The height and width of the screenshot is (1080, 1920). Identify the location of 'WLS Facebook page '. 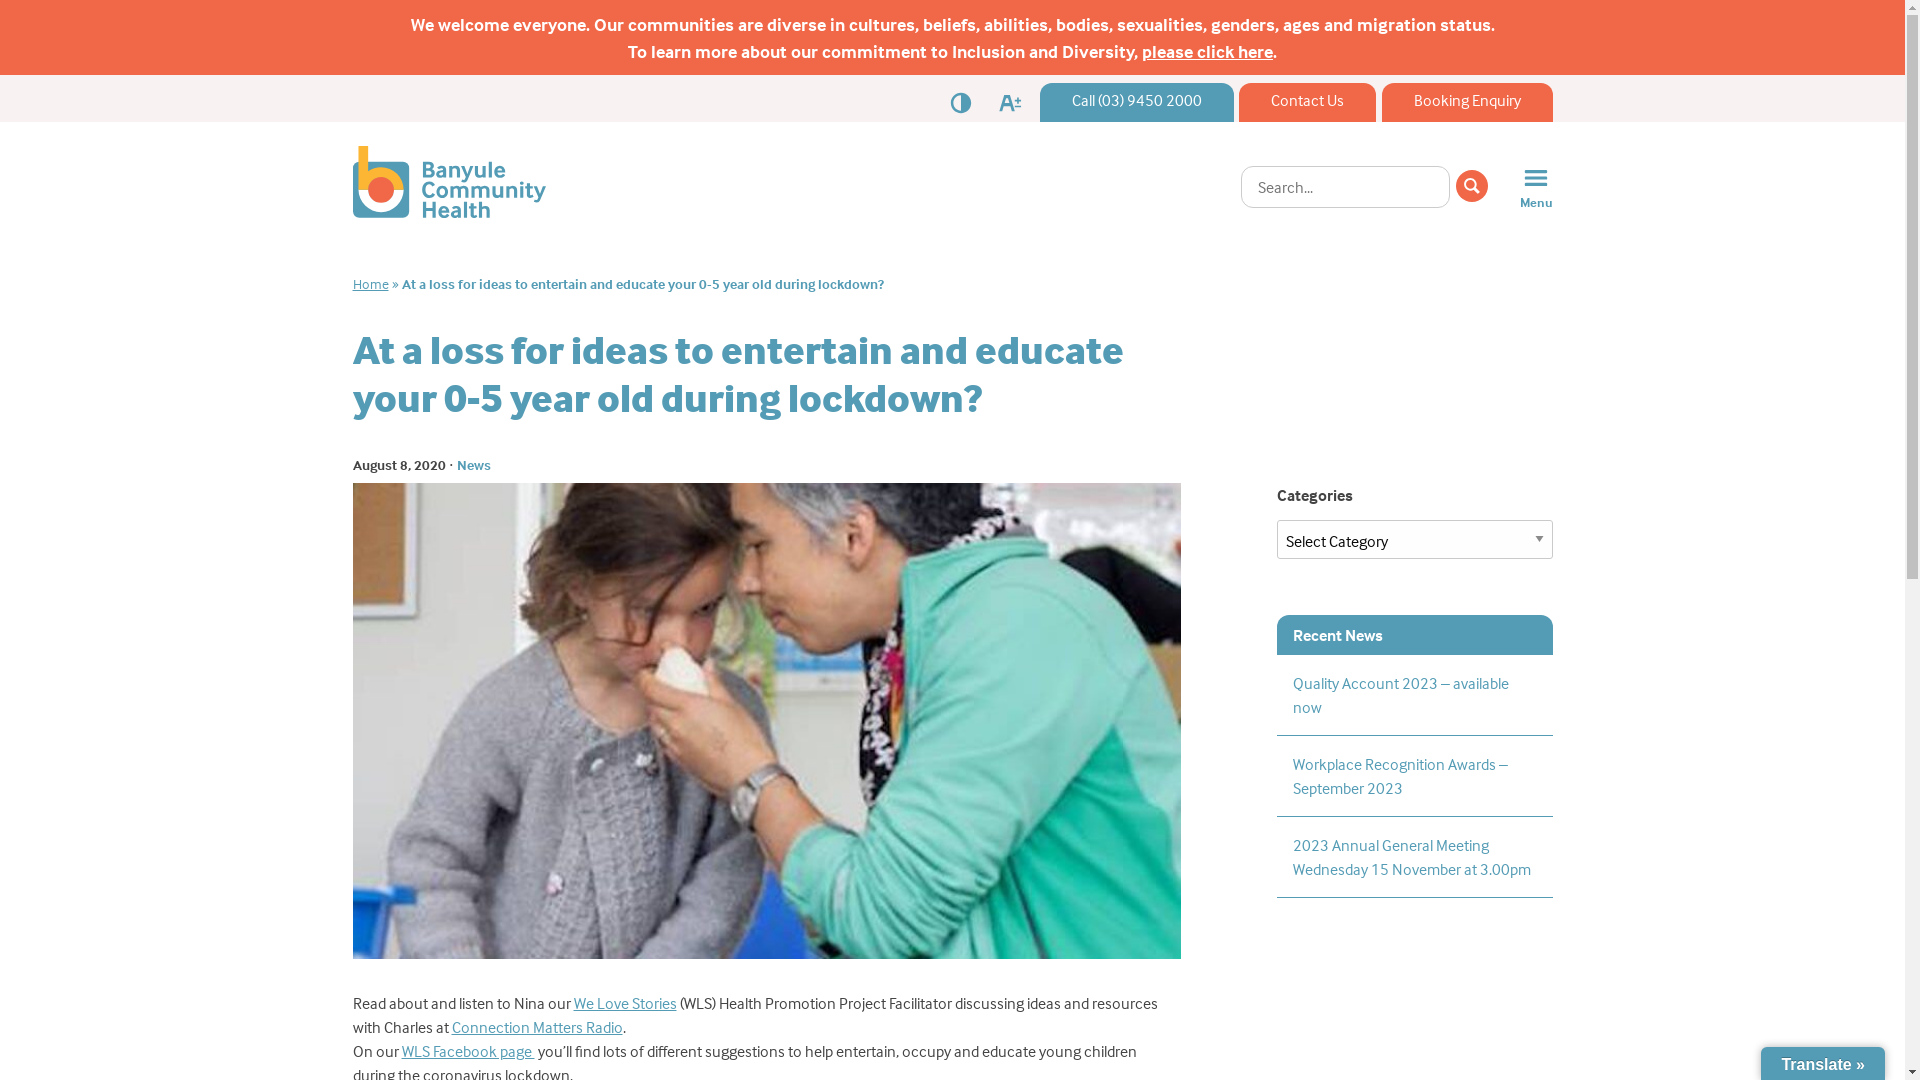
(467, 1049).